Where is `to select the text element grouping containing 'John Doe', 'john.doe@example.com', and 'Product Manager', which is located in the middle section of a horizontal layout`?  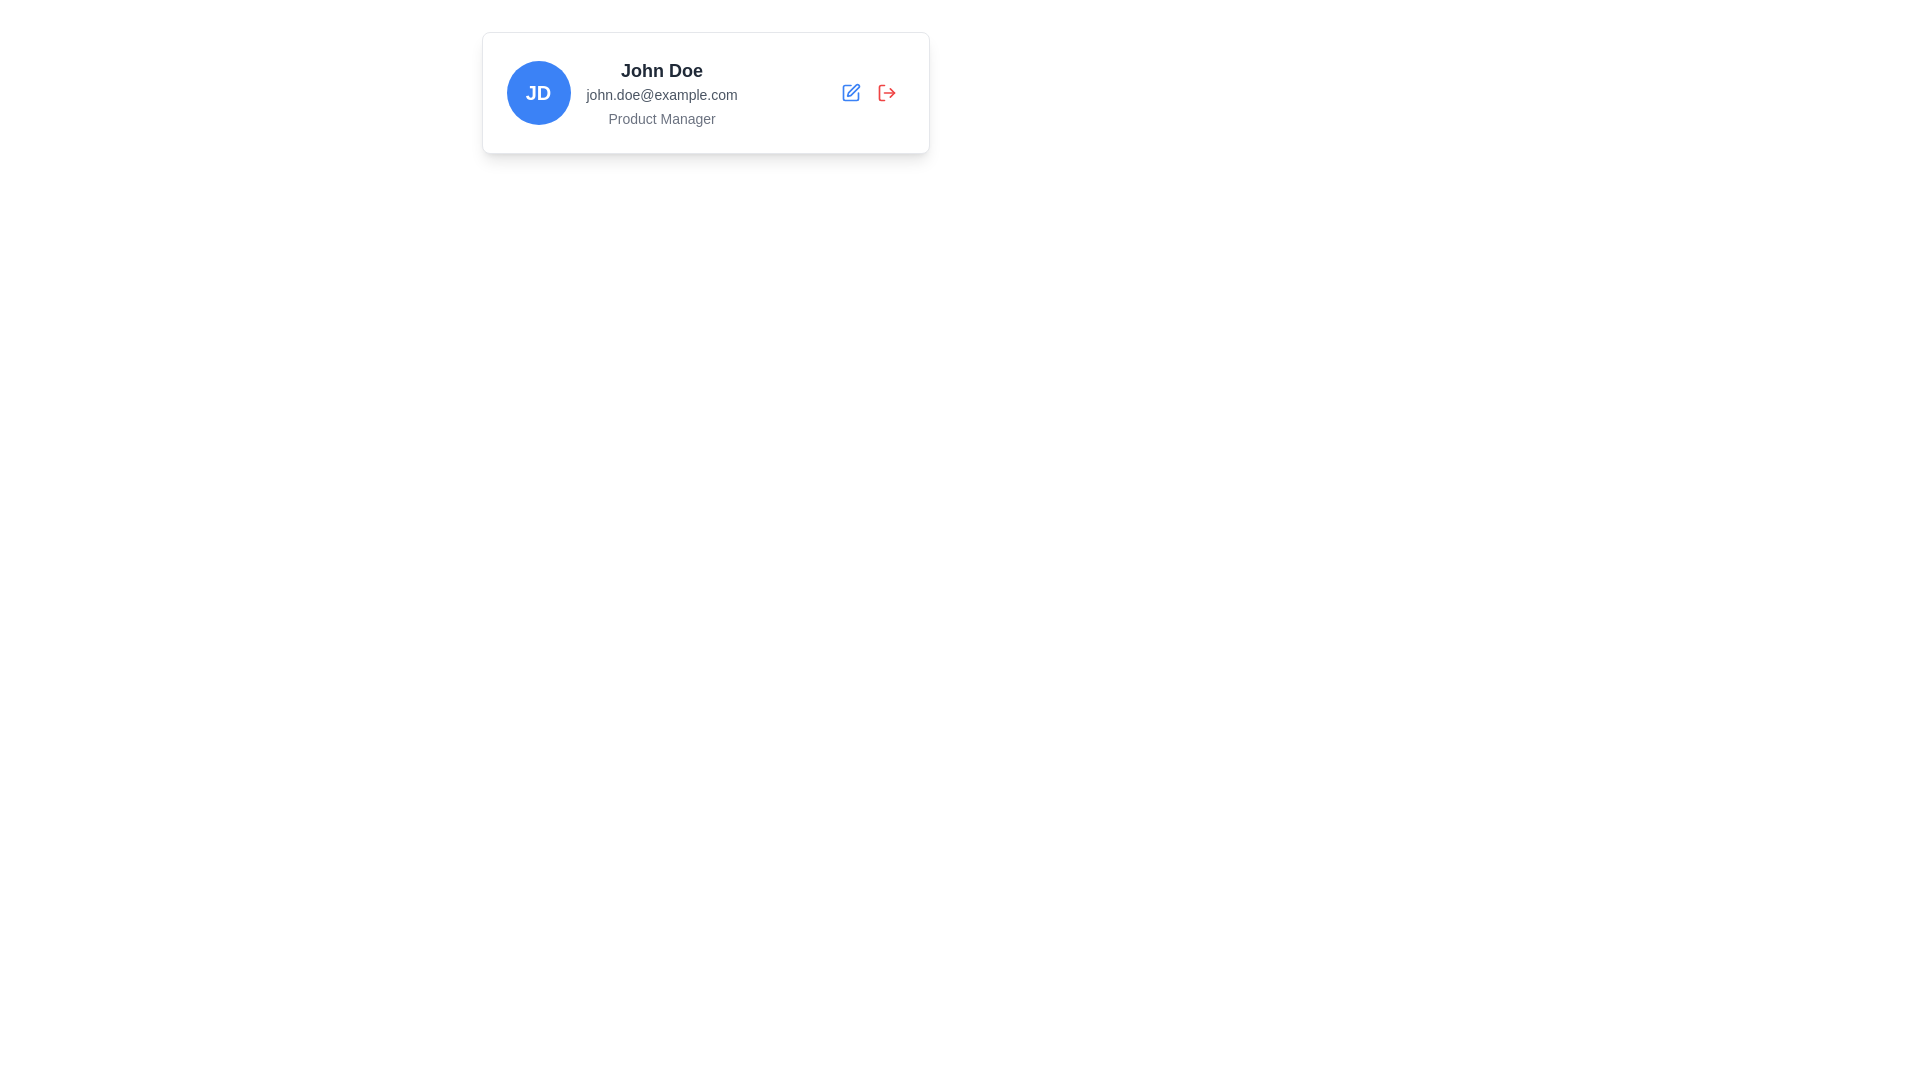 to select the text element grouping containing 'John Doe', 'john.doe@example.com', and 'Product Manager', which is located in the middle section of a horizontal layout is located at coordinates (662, 92).